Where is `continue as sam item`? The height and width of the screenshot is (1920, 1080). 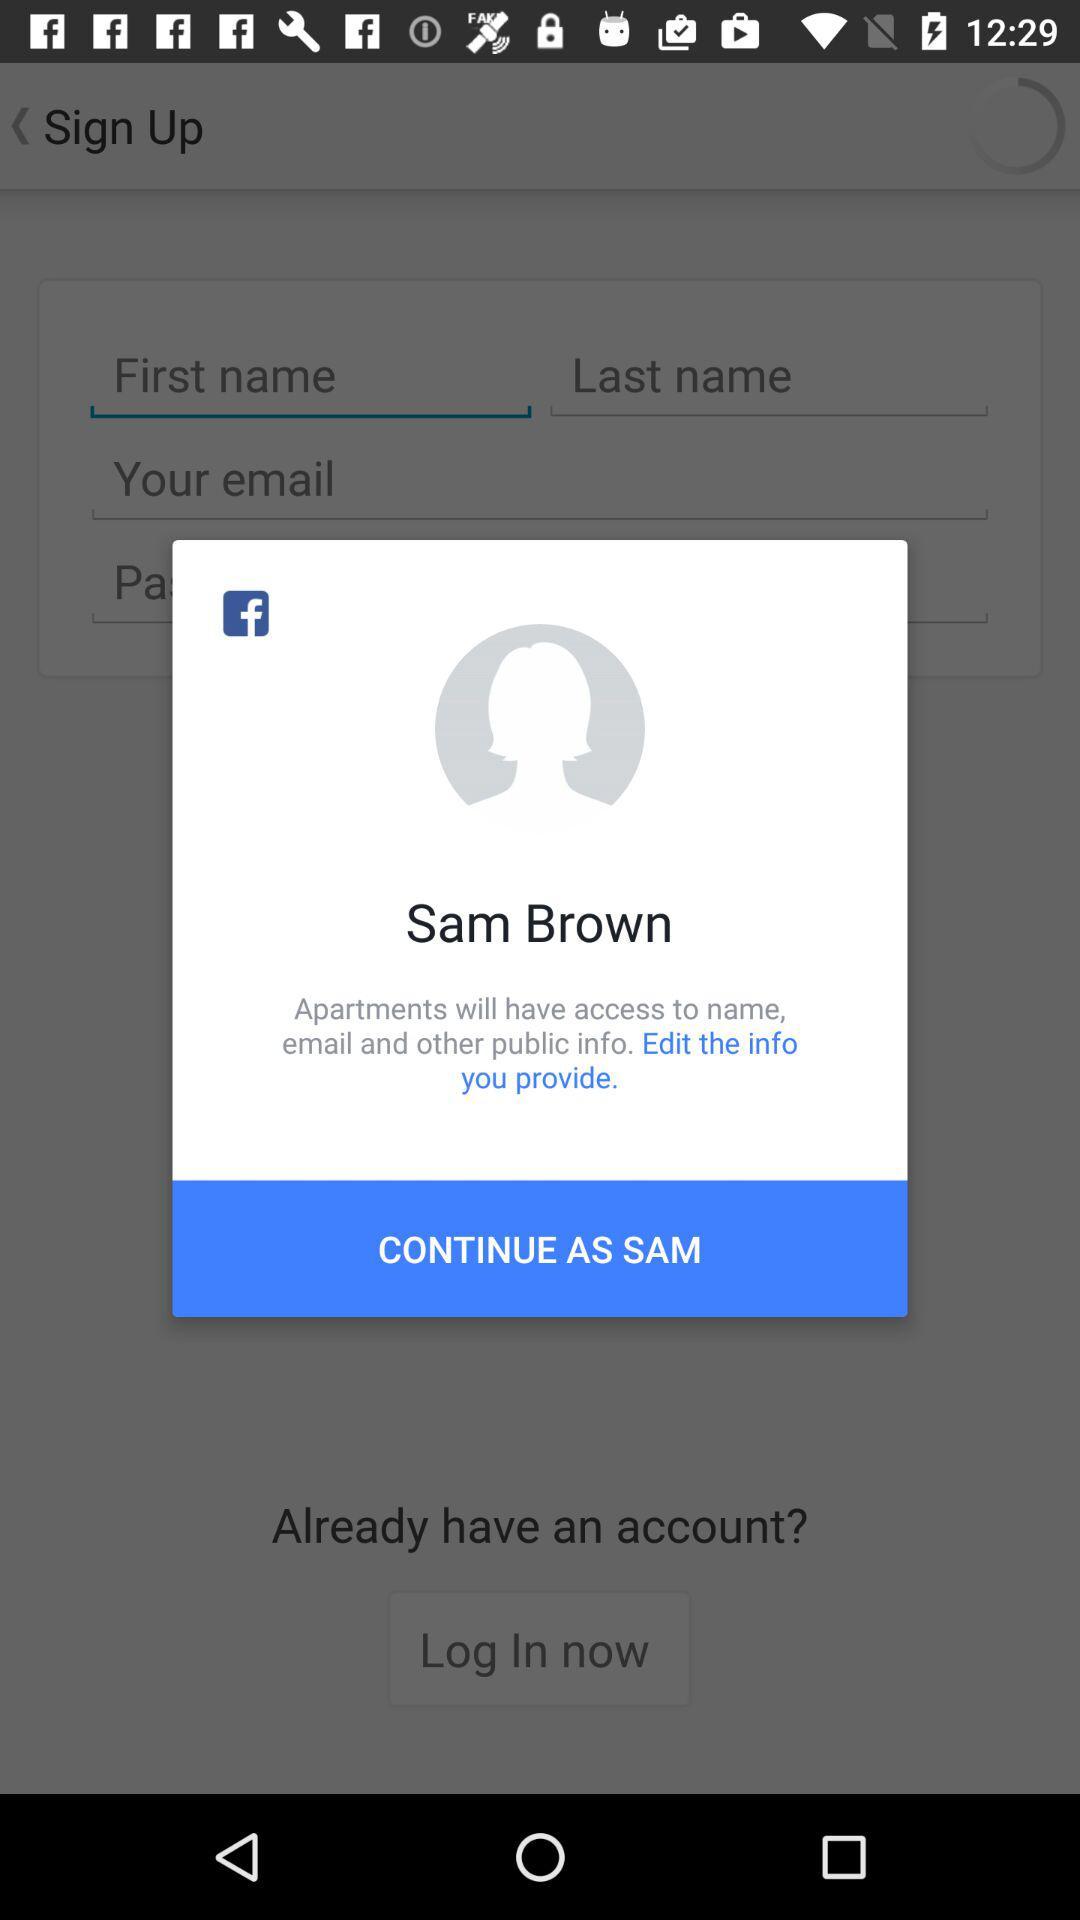 continue as sam item is located at coordinates (540, 1247).